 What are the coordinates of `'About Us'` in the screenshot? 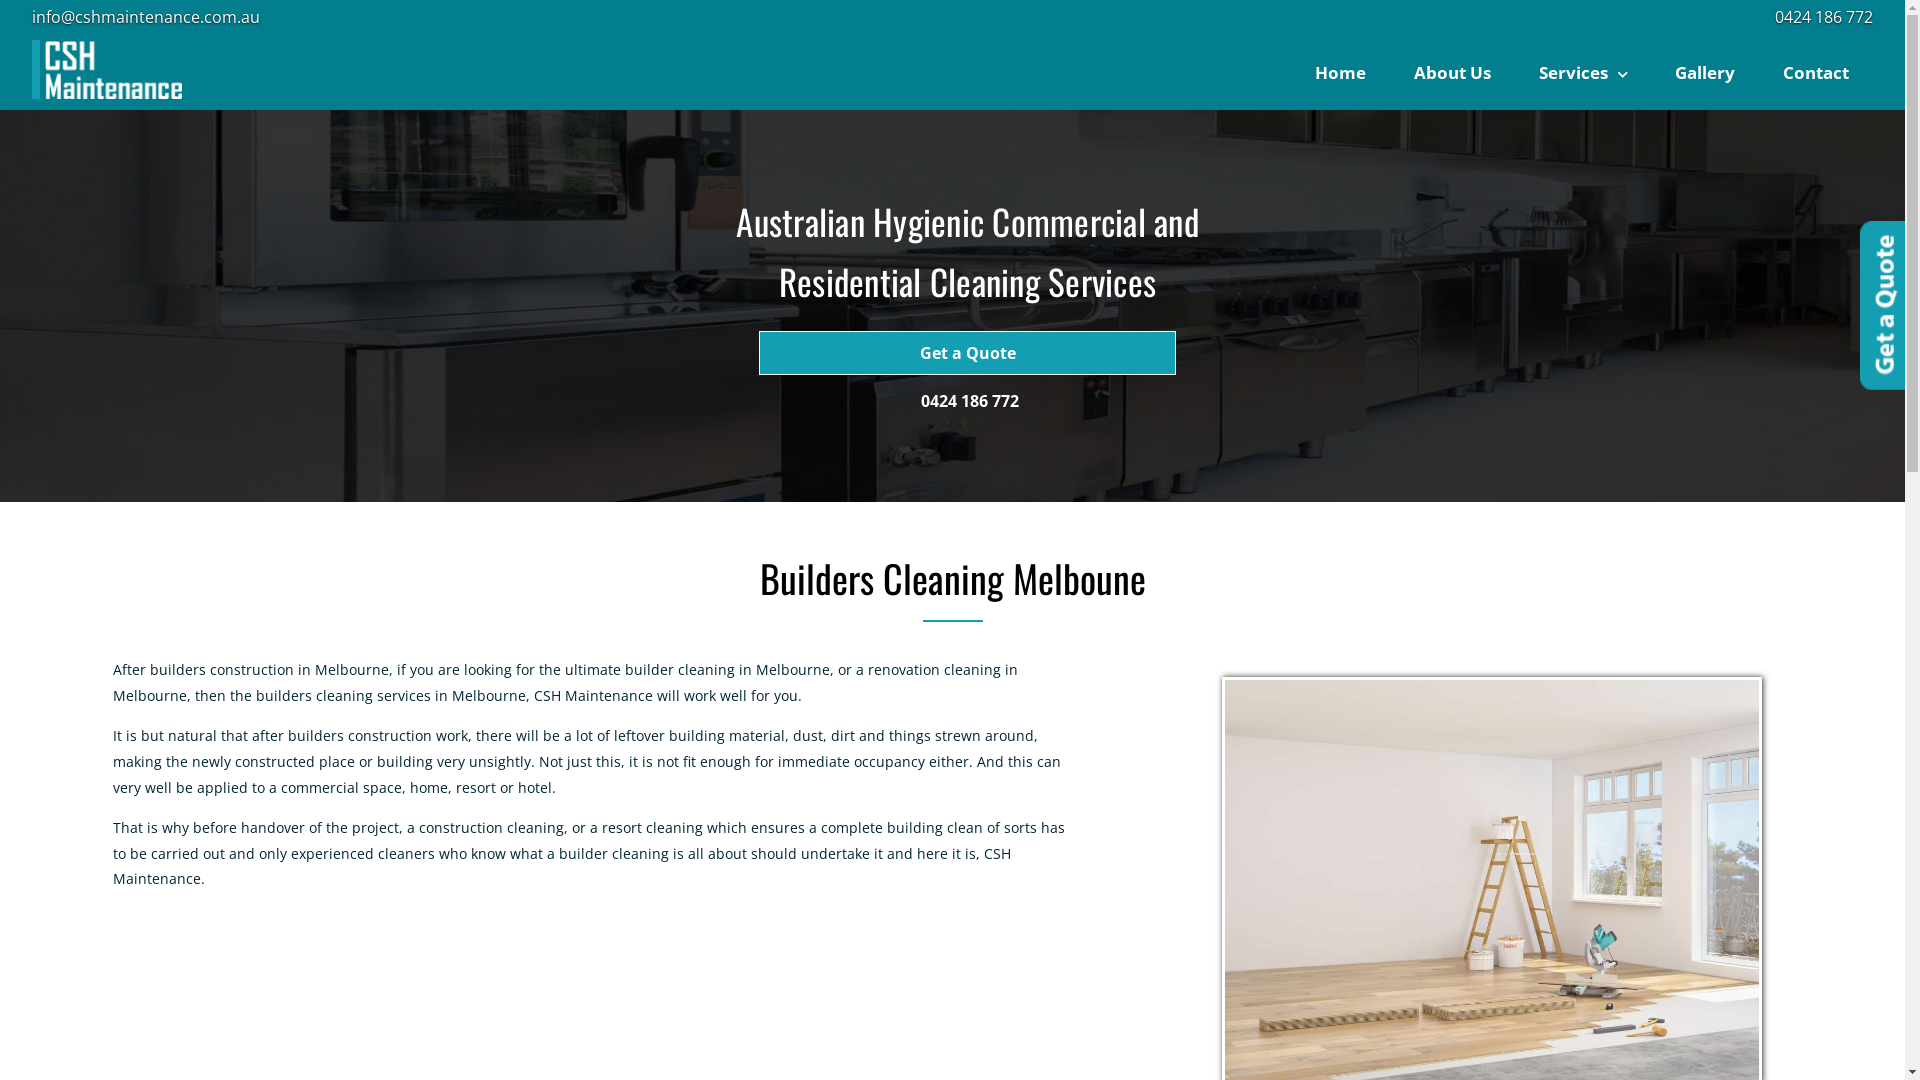 It's located at (1452, 71).